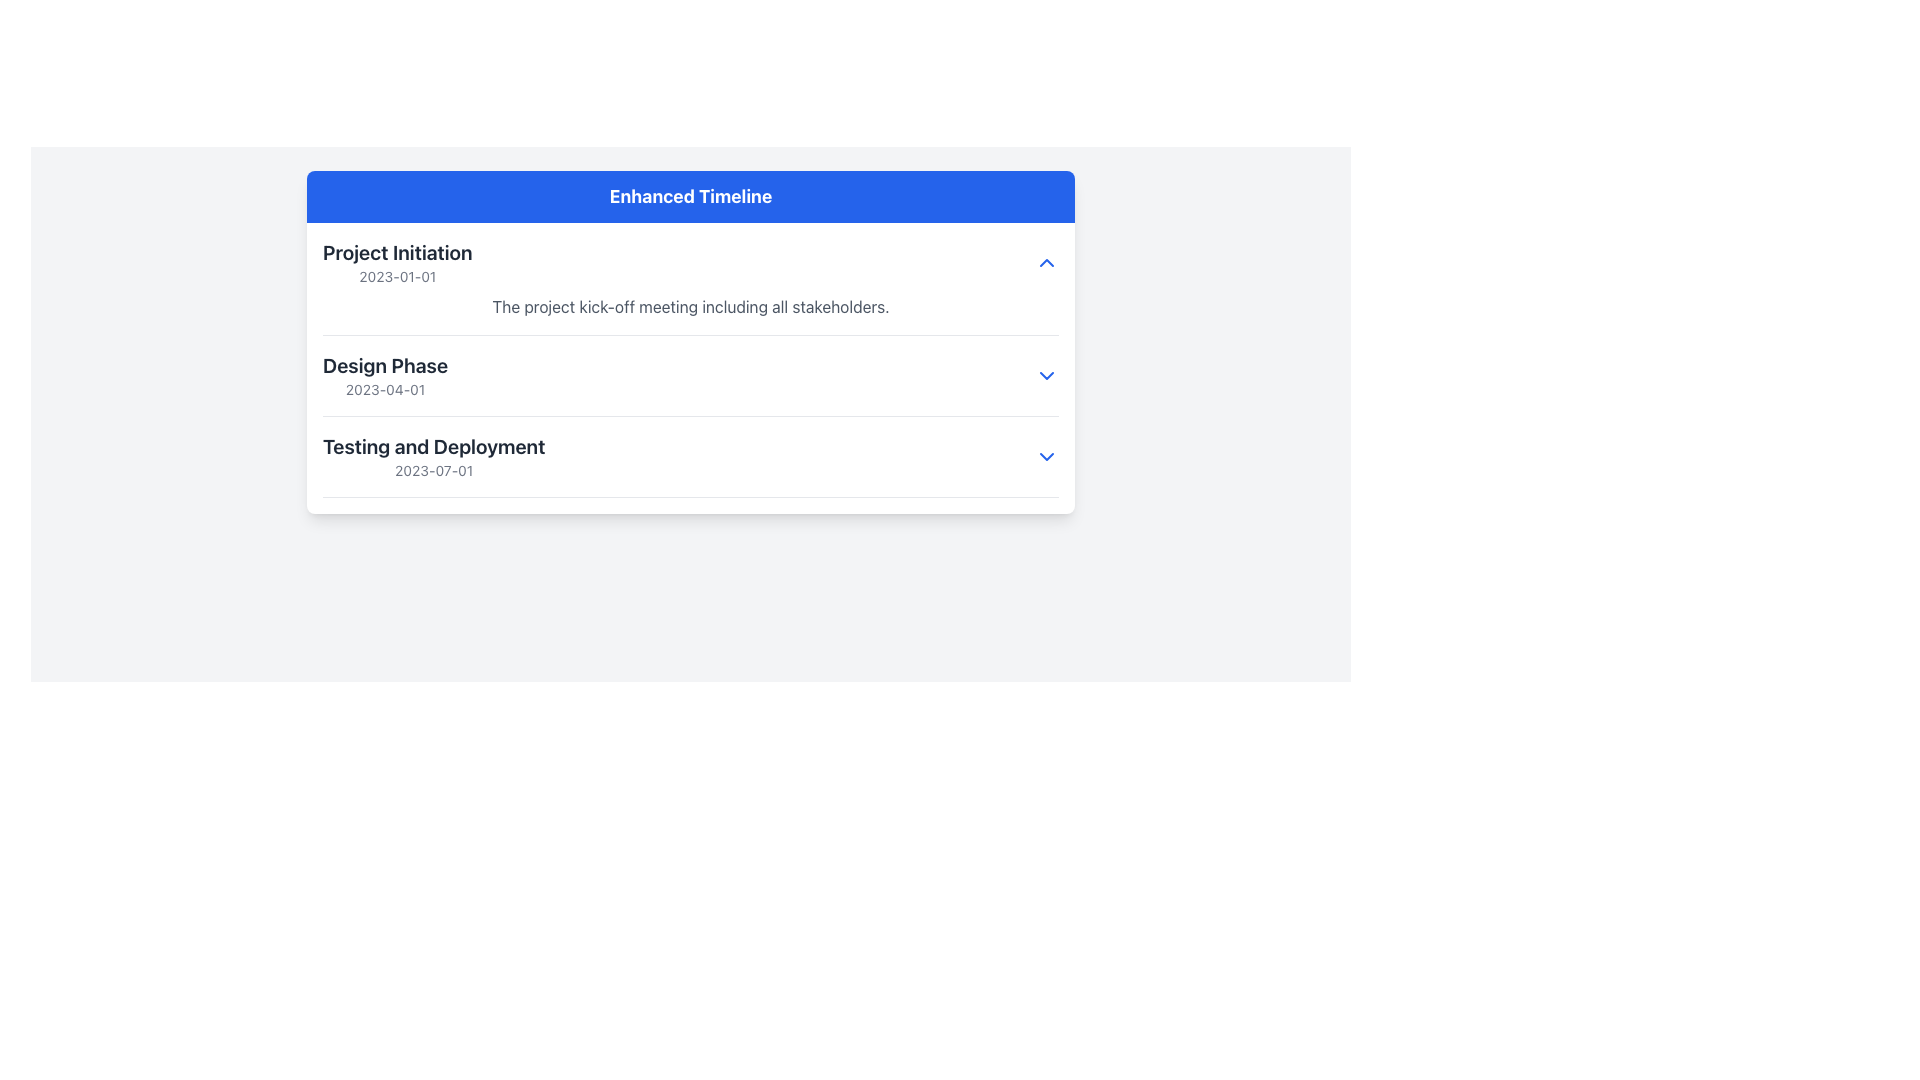 This screenshot has width=1920, height=1080. Describe the element at coordinates (691, 307) in the screenshot. I see `static text element displaying 'The project kick-off meeting including all stakeholders.' located in the 'Project Initiation' section beneath the date '2023-01-01'` at that location.